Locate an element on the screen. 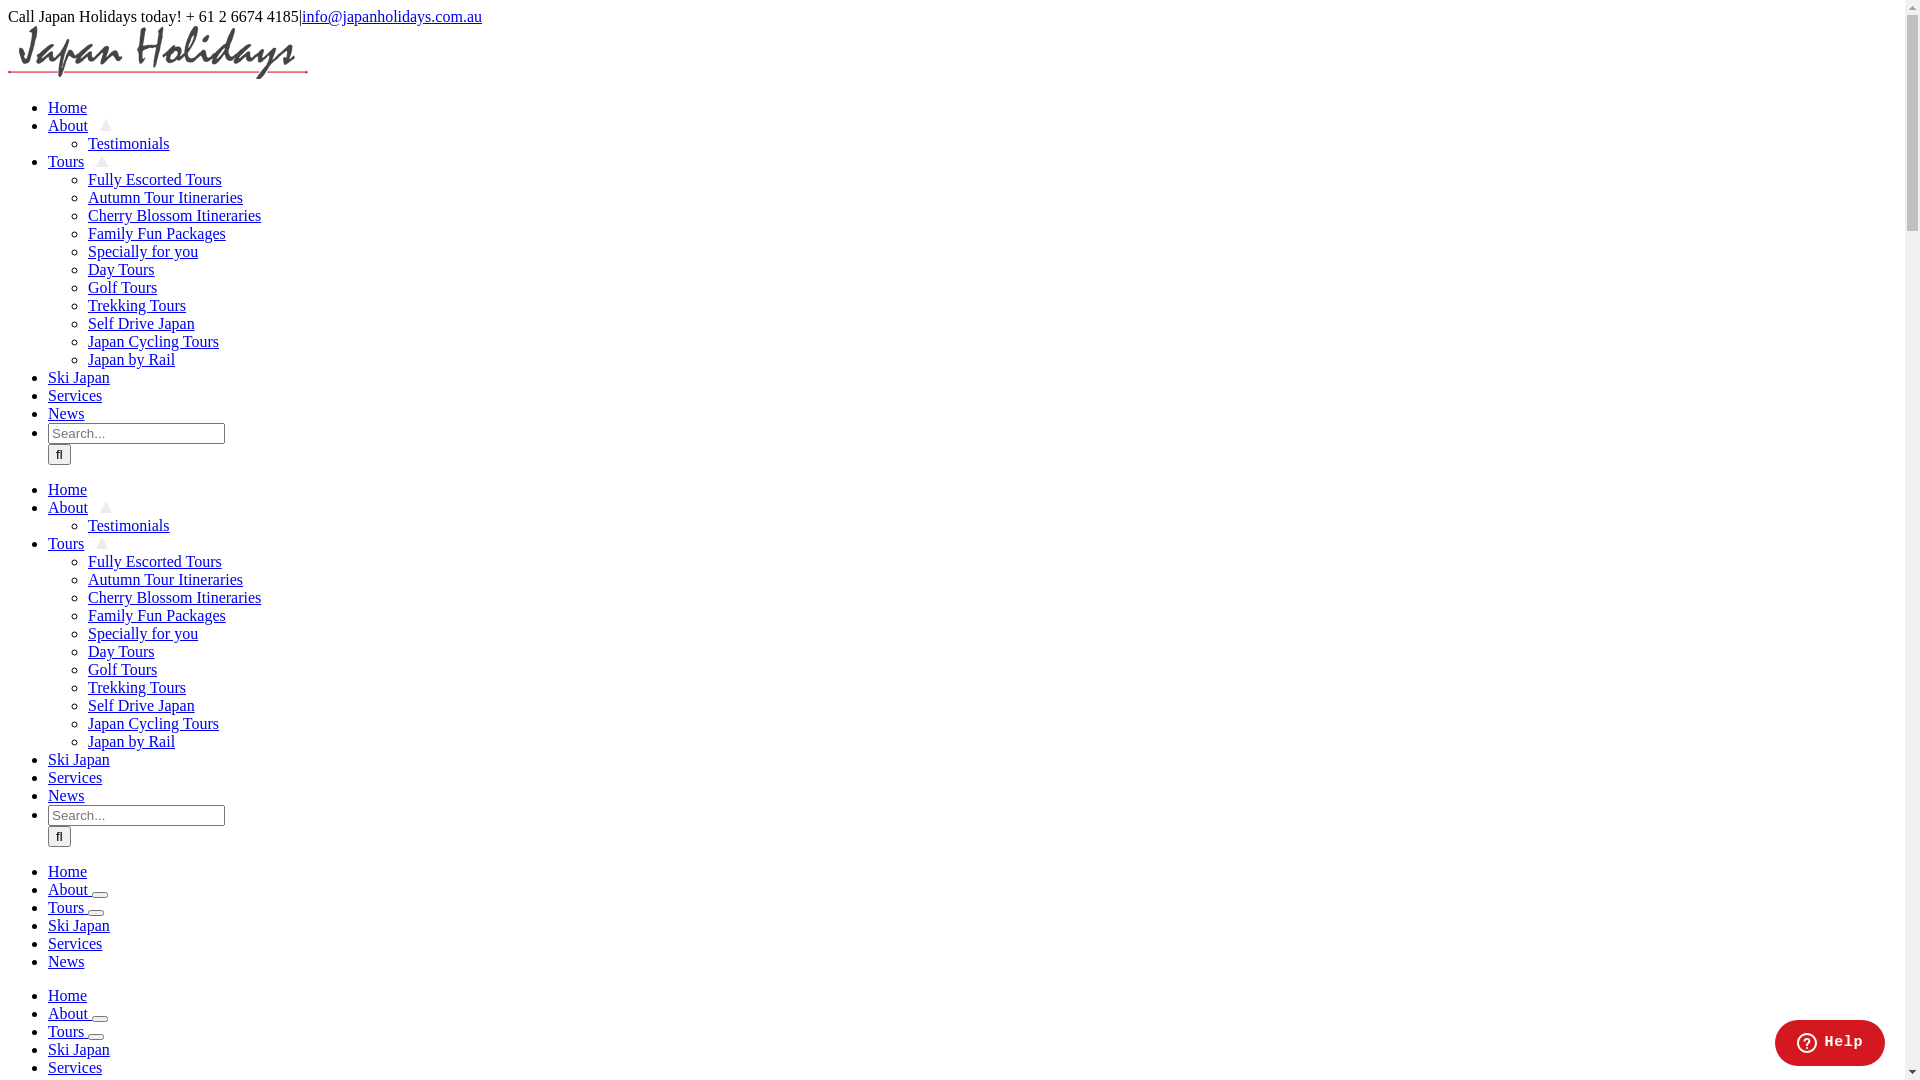  'Japan by Rail' is located at coordinates (86, 358).